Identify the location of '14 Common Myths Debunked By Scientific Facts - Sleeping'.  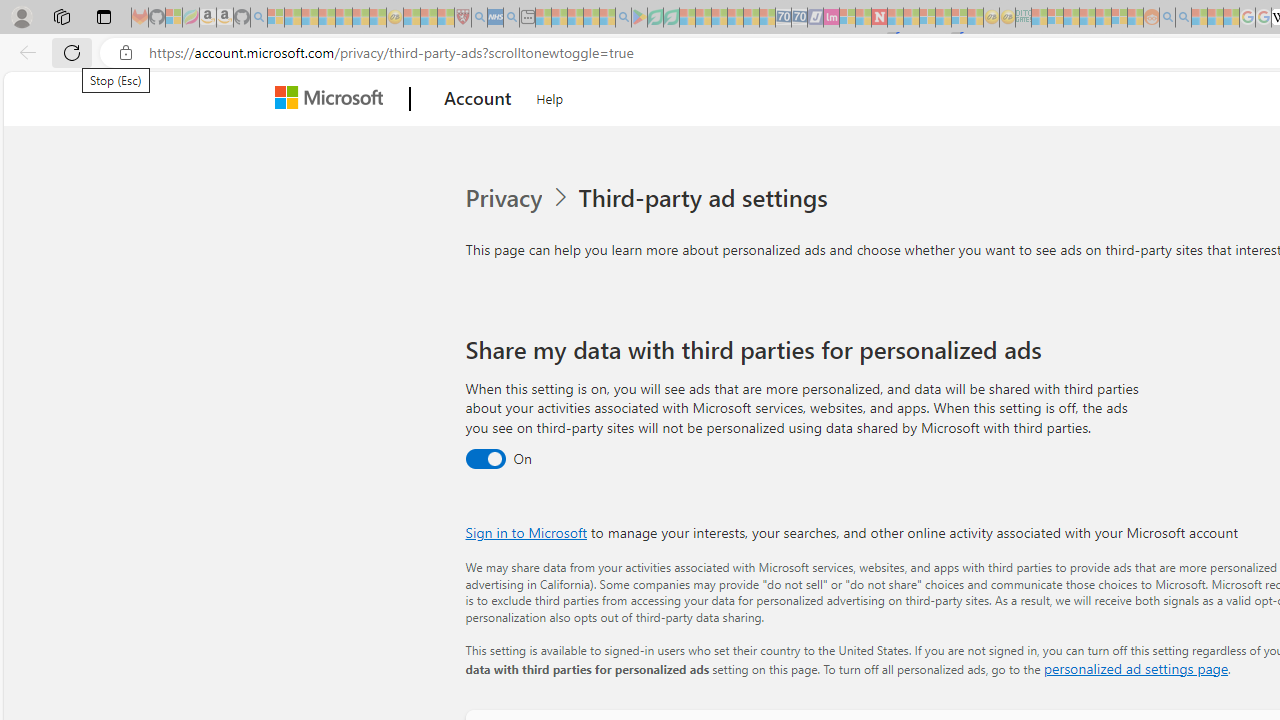
(910, 17).